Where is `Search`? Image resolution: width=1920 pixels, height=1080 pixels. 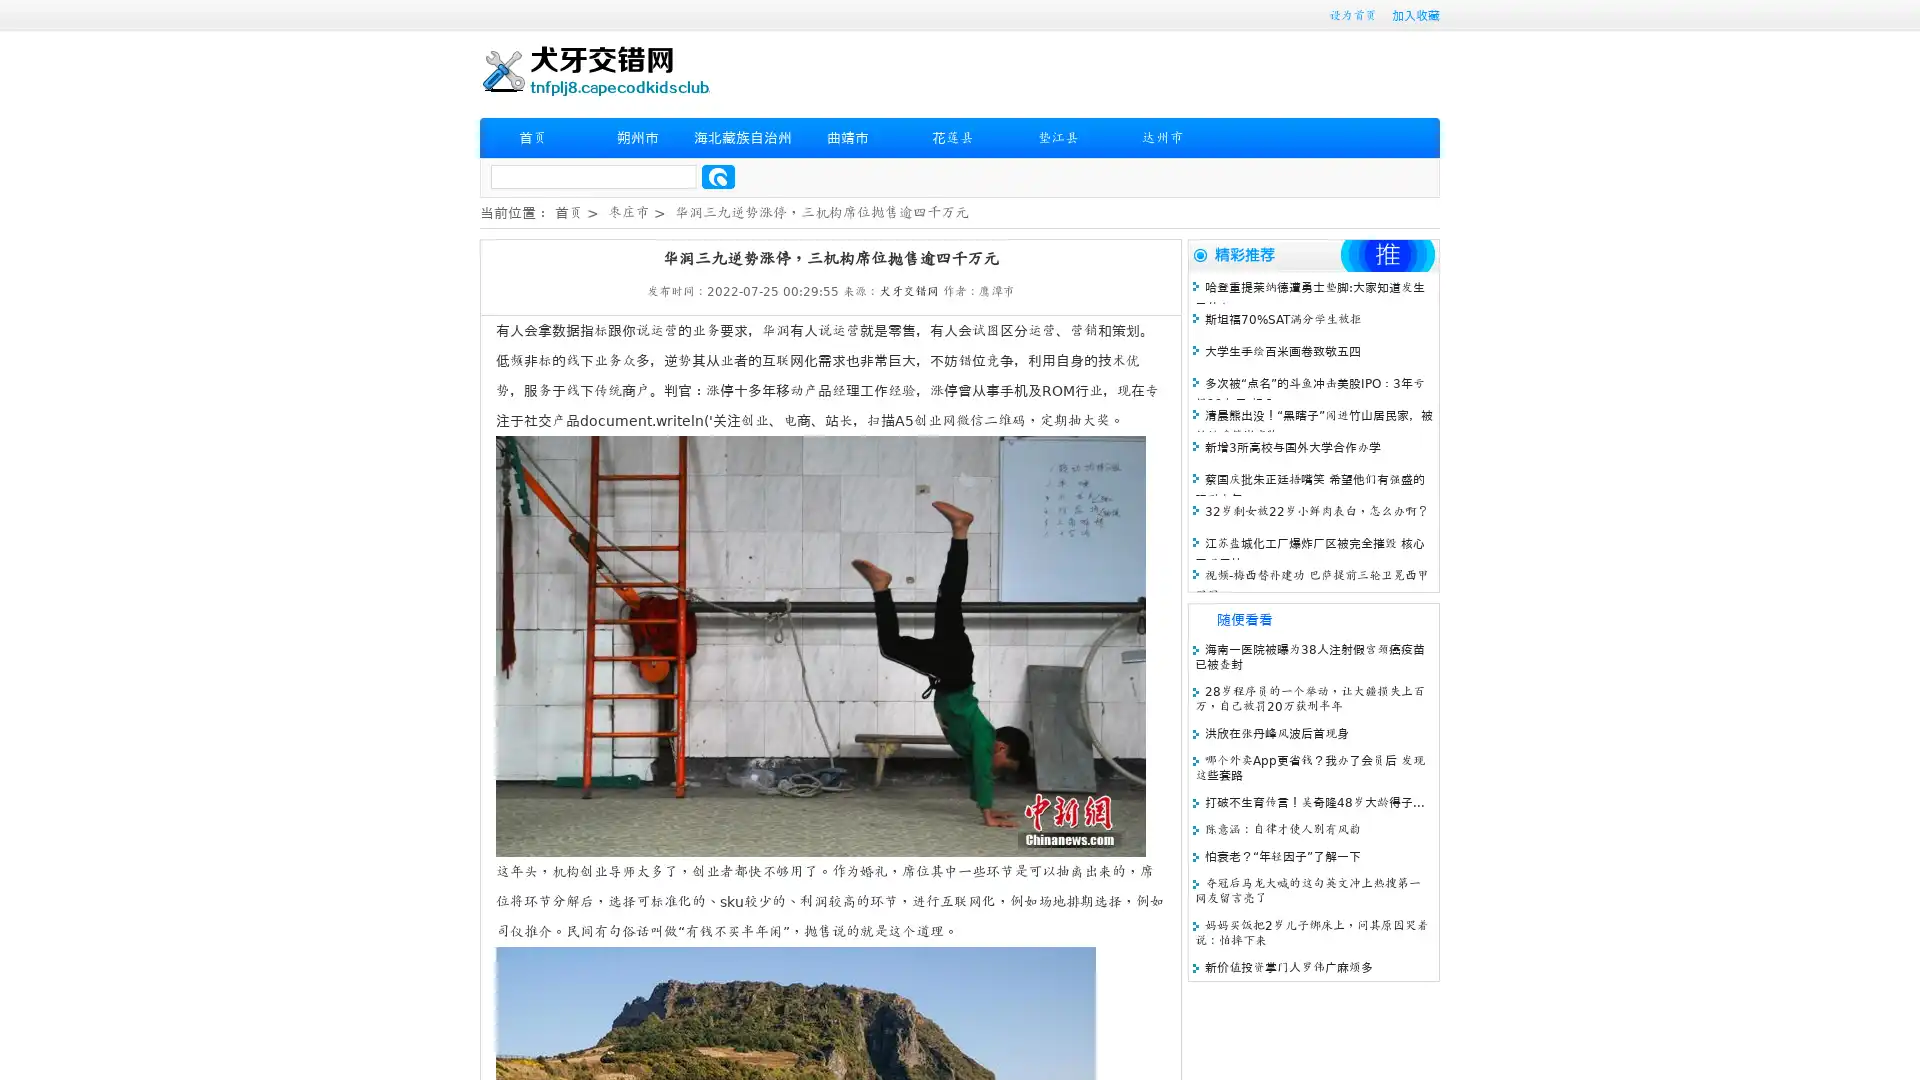 Search is located at coordinates (718, 176).